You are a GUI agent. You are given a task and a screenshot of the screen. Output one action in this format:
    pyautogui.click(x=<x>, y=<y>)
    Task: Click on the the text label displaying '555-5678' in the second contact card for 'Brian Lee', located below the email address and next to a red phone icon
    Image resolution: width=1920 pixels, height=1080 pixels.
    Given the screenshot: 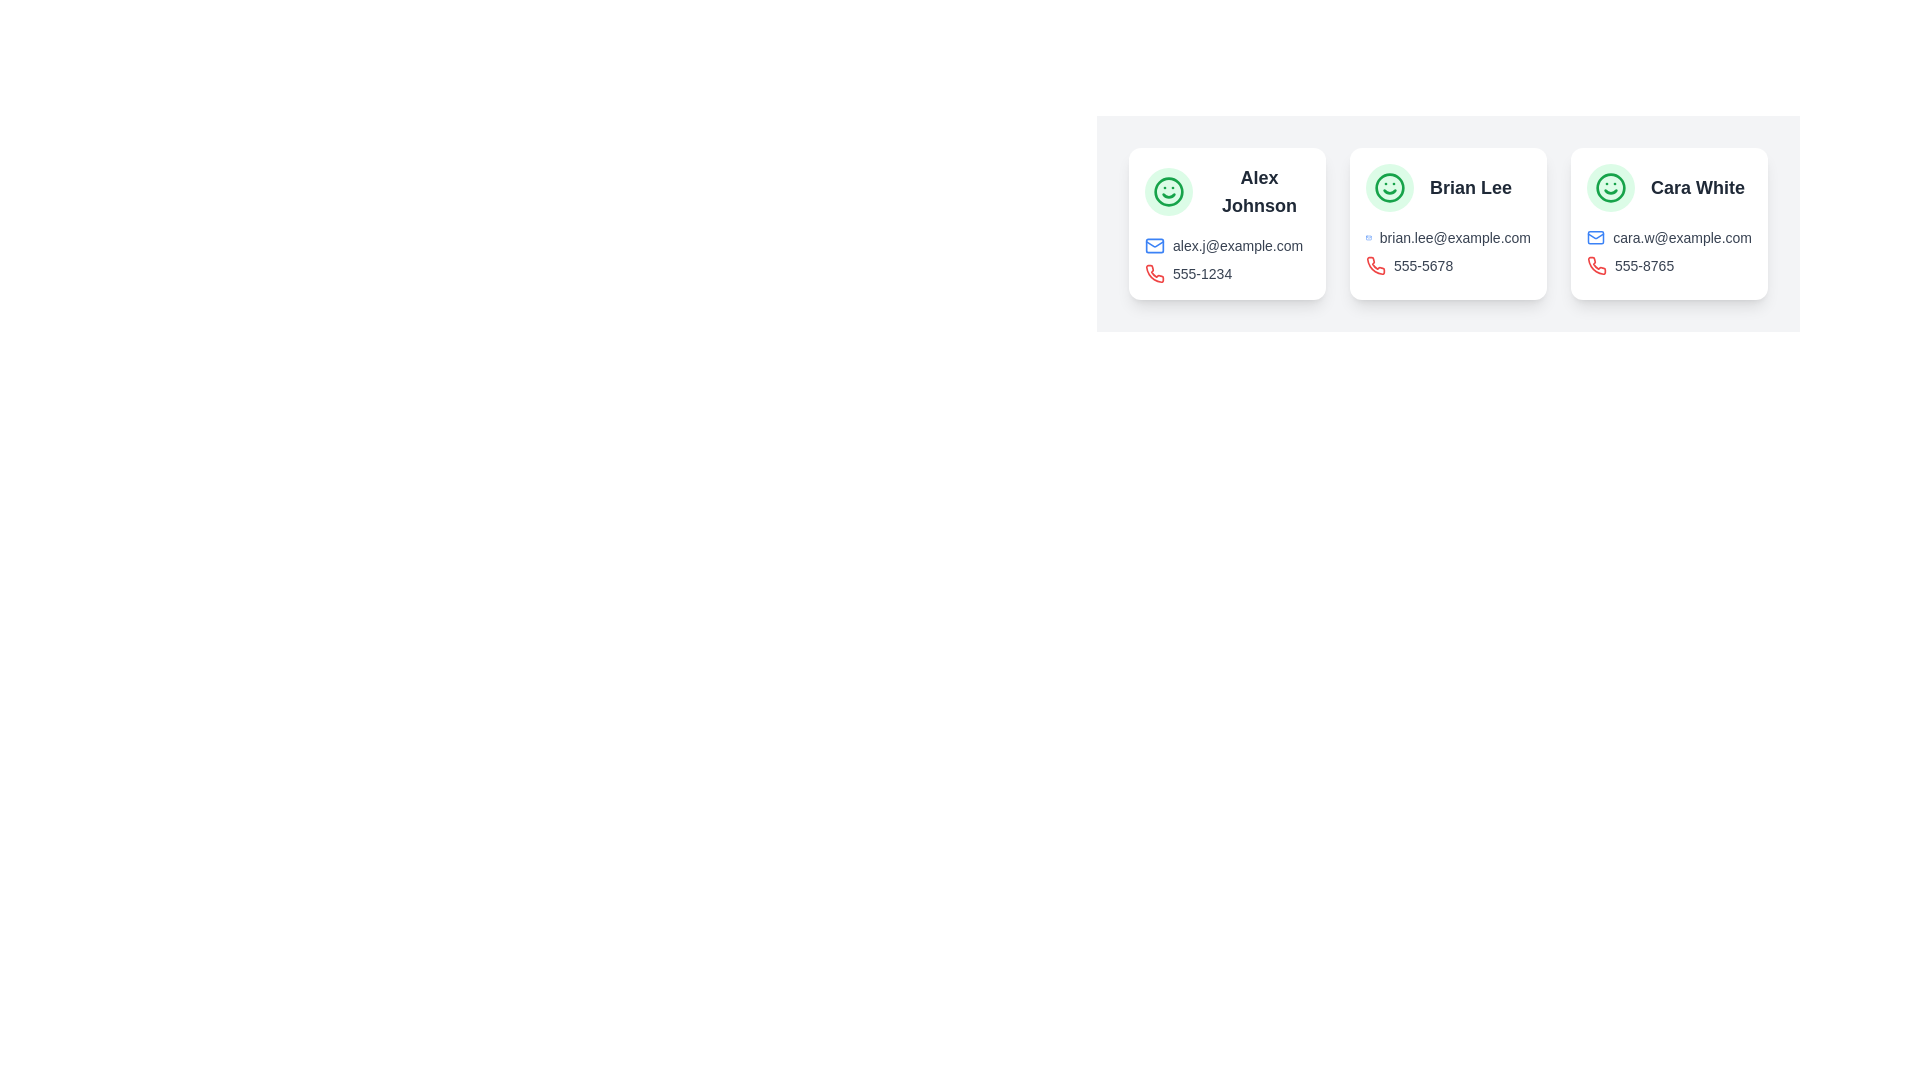 What is the action you would take?
    pyautogui.click(x=1422, y=265)
    